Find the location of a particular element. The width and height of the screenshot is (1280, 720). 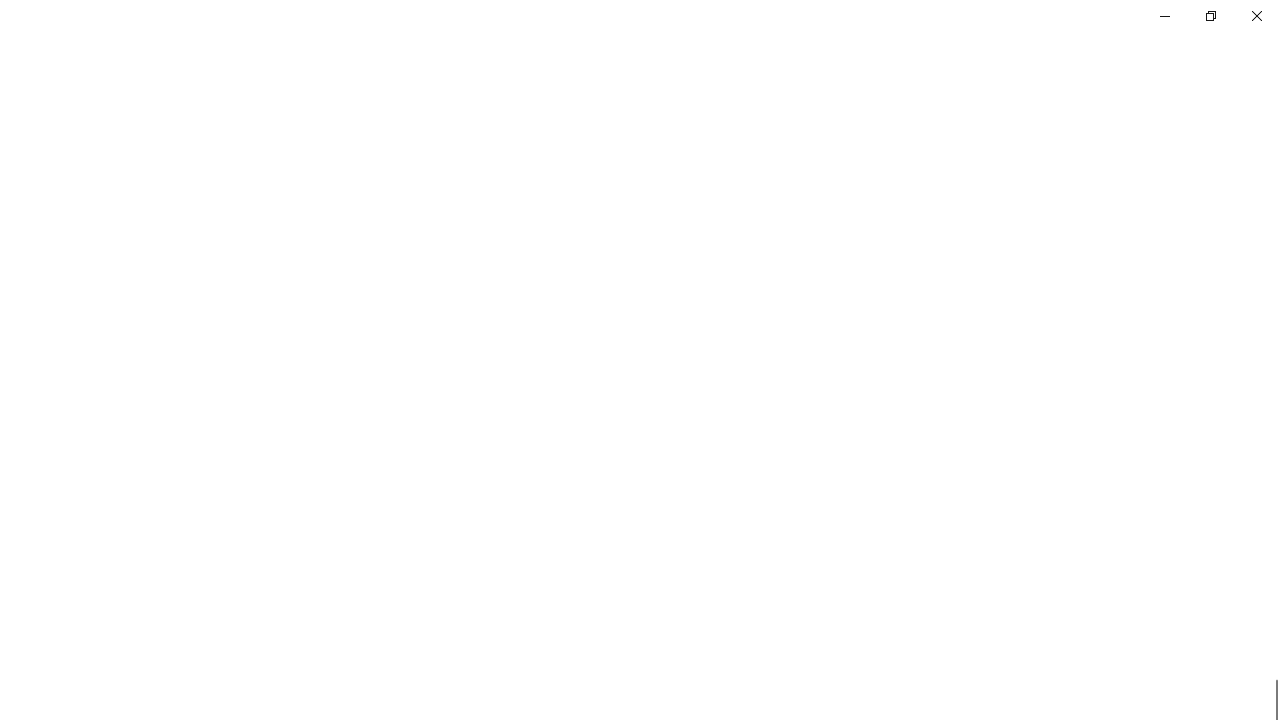

'Close Settings' is located at coordinates (1255, 15).